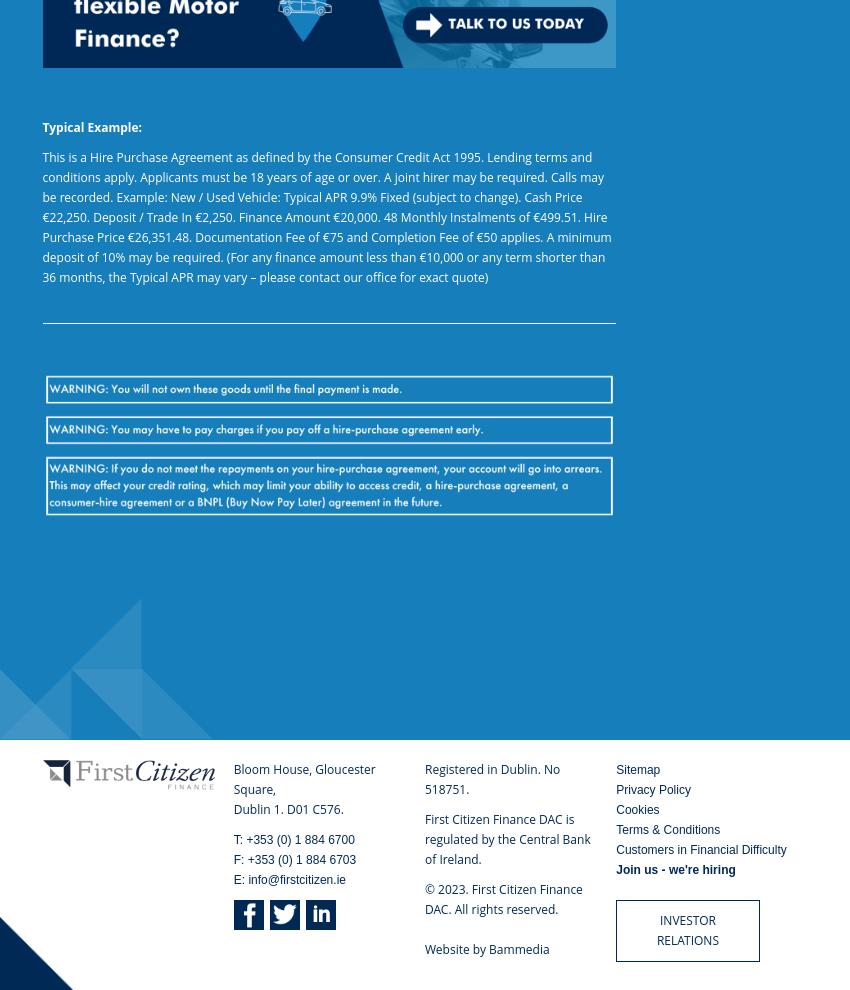 The image size is (850, 990). Describe the element at coordinates (293, 860) in the screenshot. I see `'F: +353 (0) 1 884 6703'` at that location.